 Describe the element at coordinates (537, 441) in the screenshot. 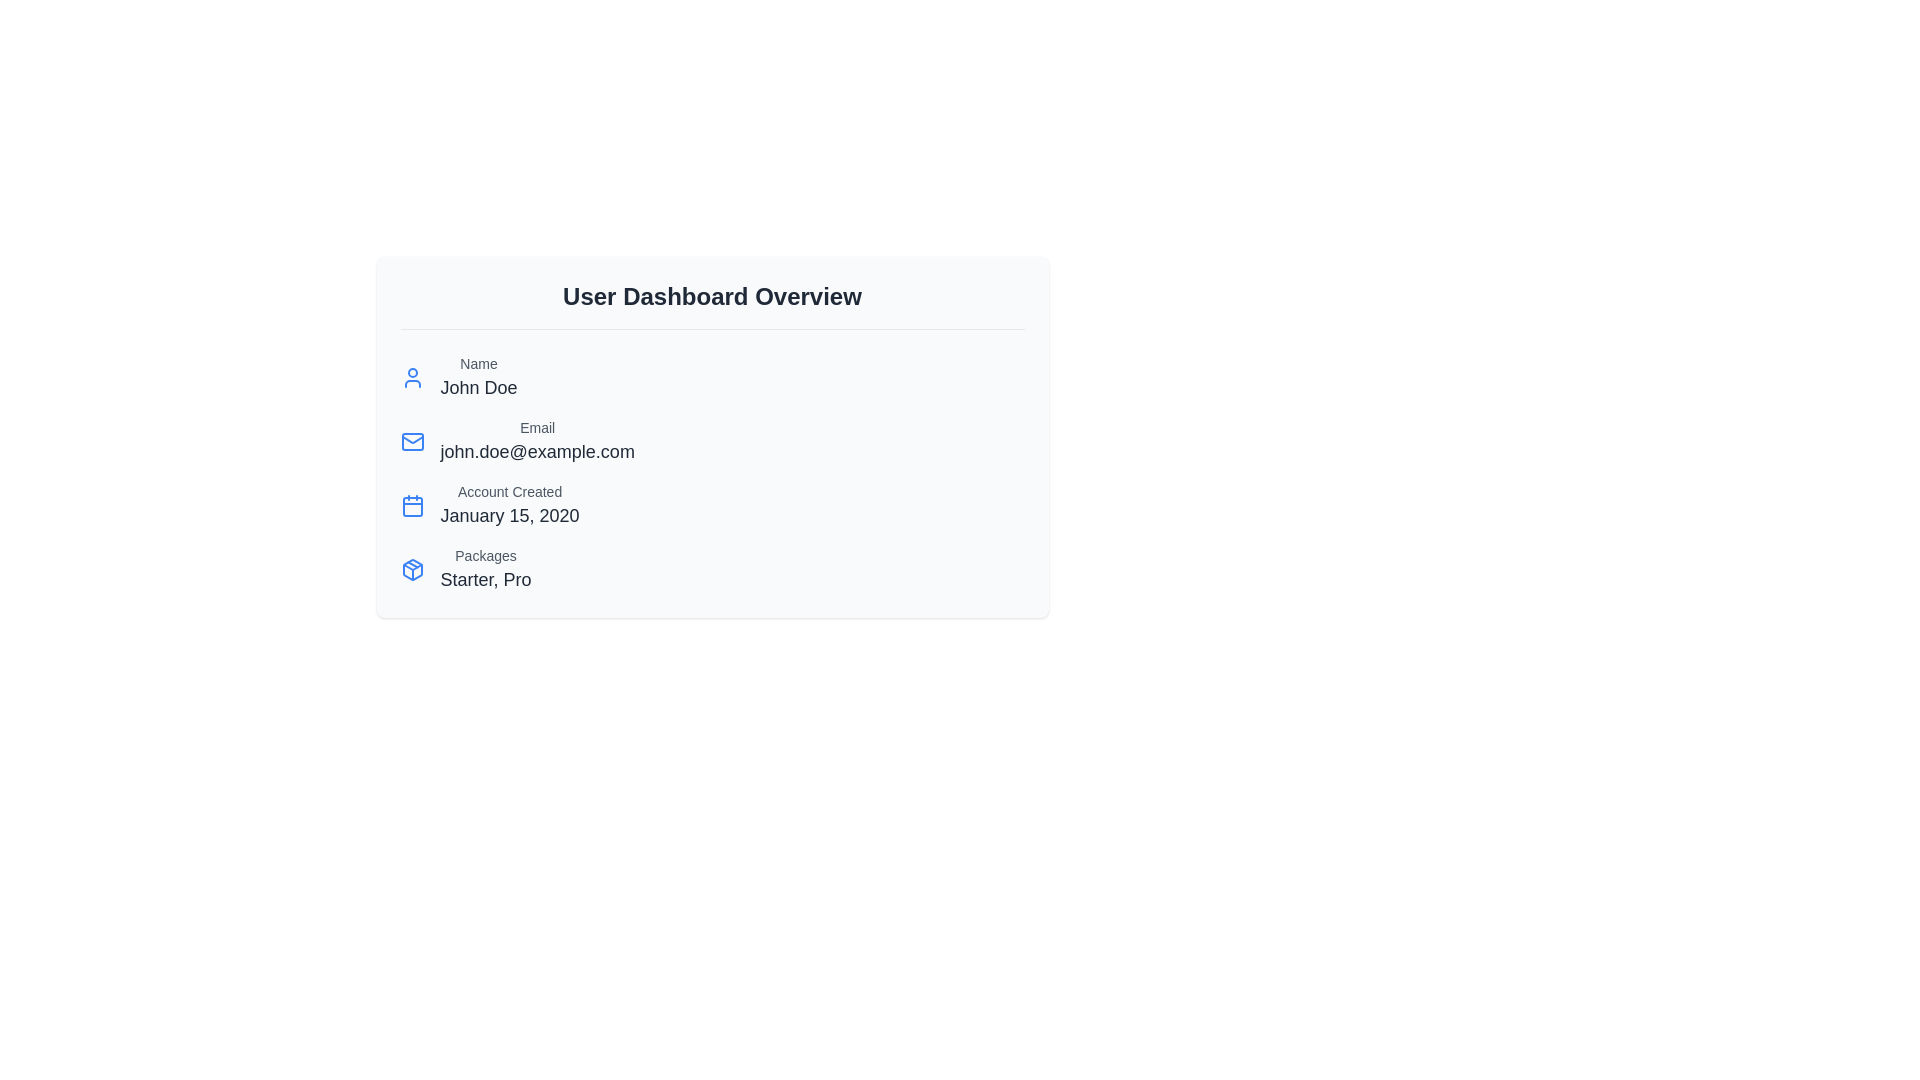

I see `the Text block displaying the email address 'john.doe@example.com', which is styled with larger, bold, dark text and located in the User Dashboard Overview below the 'John Doe' user name` at that location.